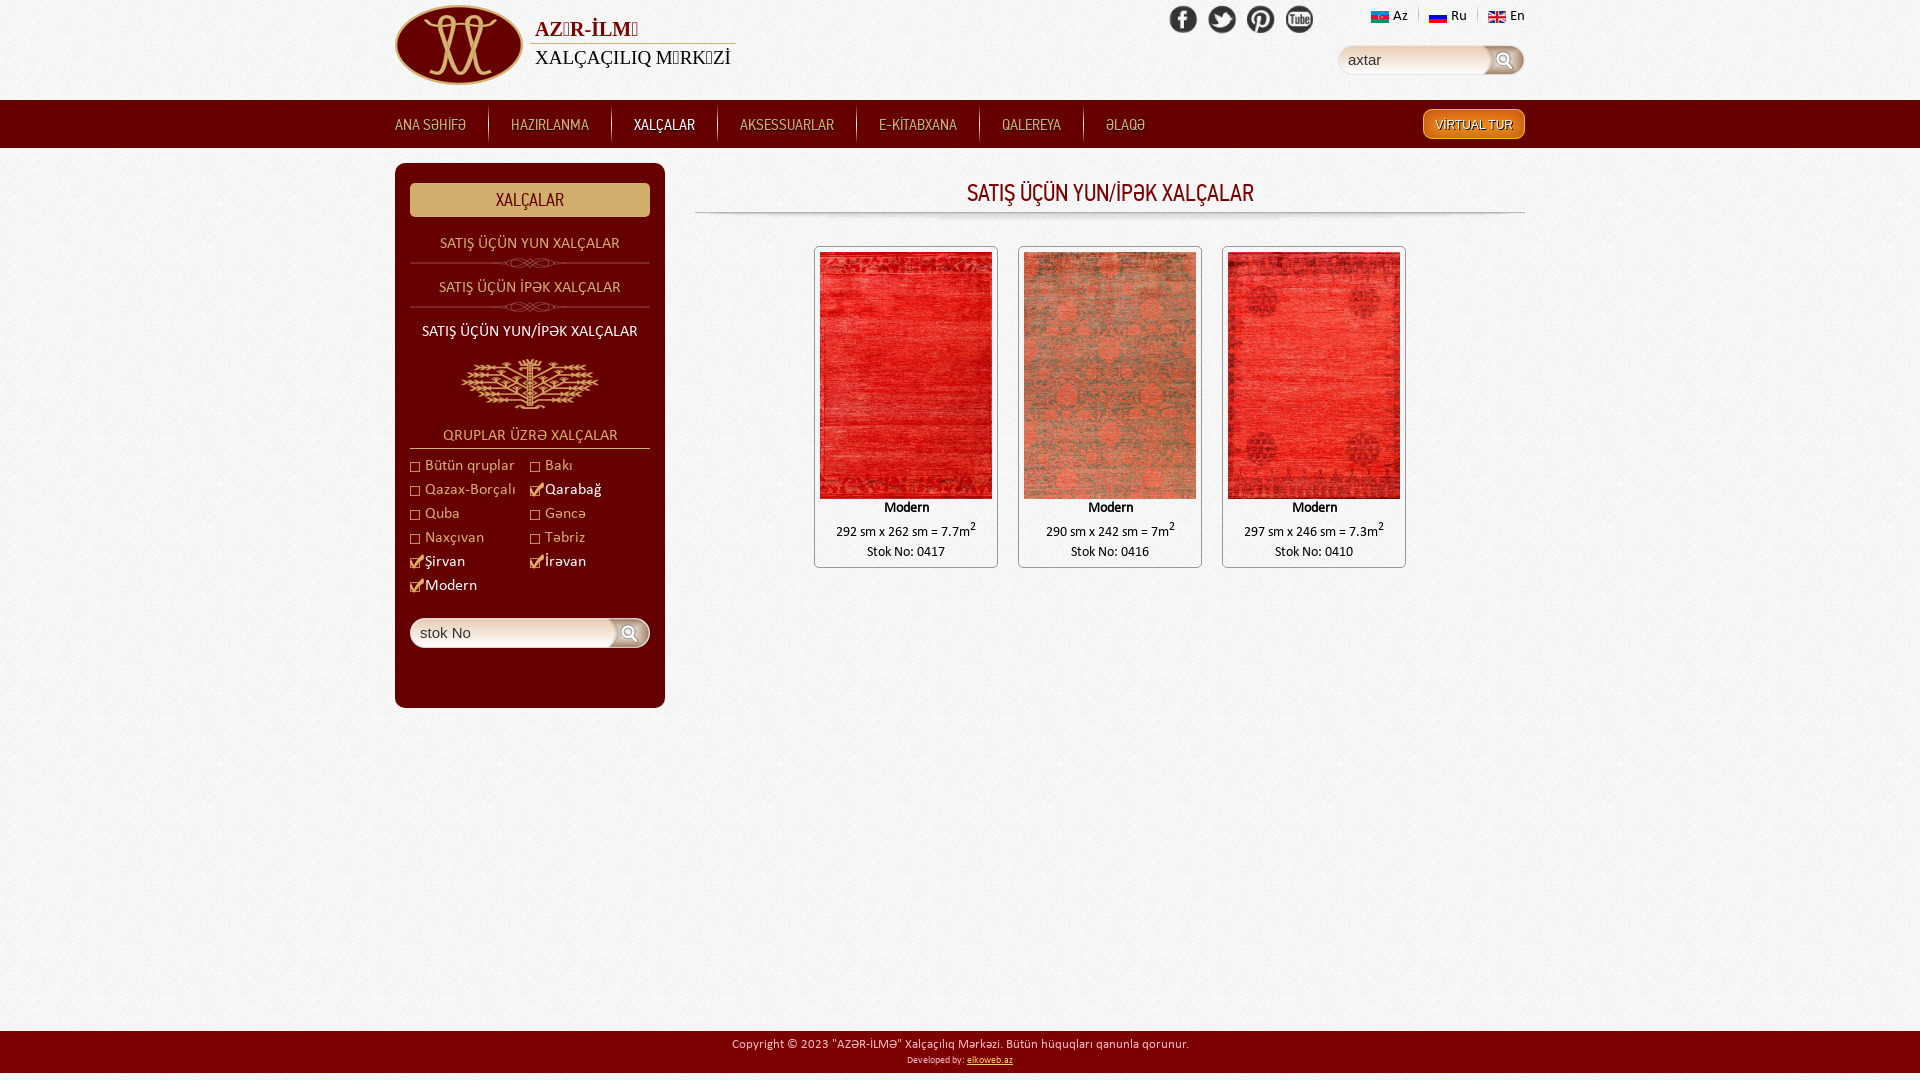 The image size is (1920, 1080). I want to click on 'axtar', so click(628, 632).